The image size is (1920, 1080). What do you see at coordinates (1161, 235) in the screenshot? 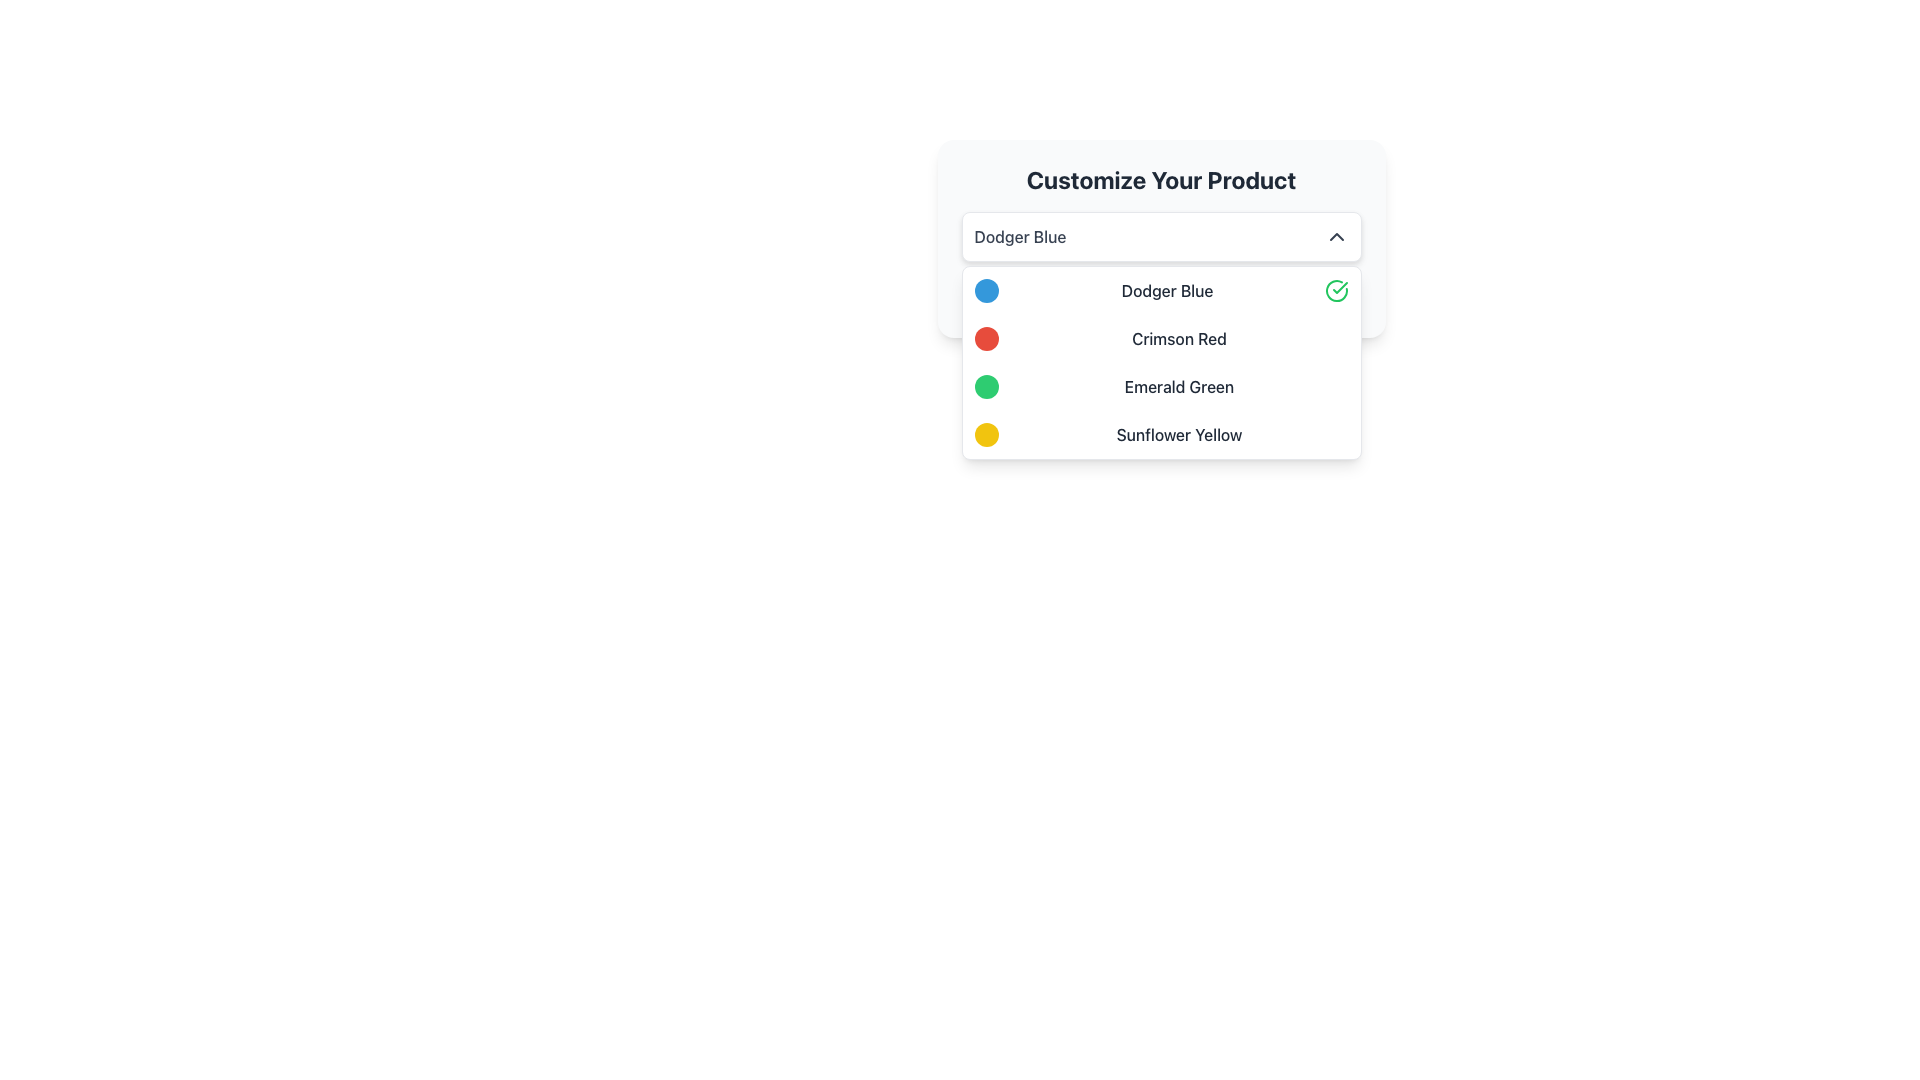
I see `the dropdown menu selector labeled 'Dodger Blue'` at bounding box center [1161, 235].